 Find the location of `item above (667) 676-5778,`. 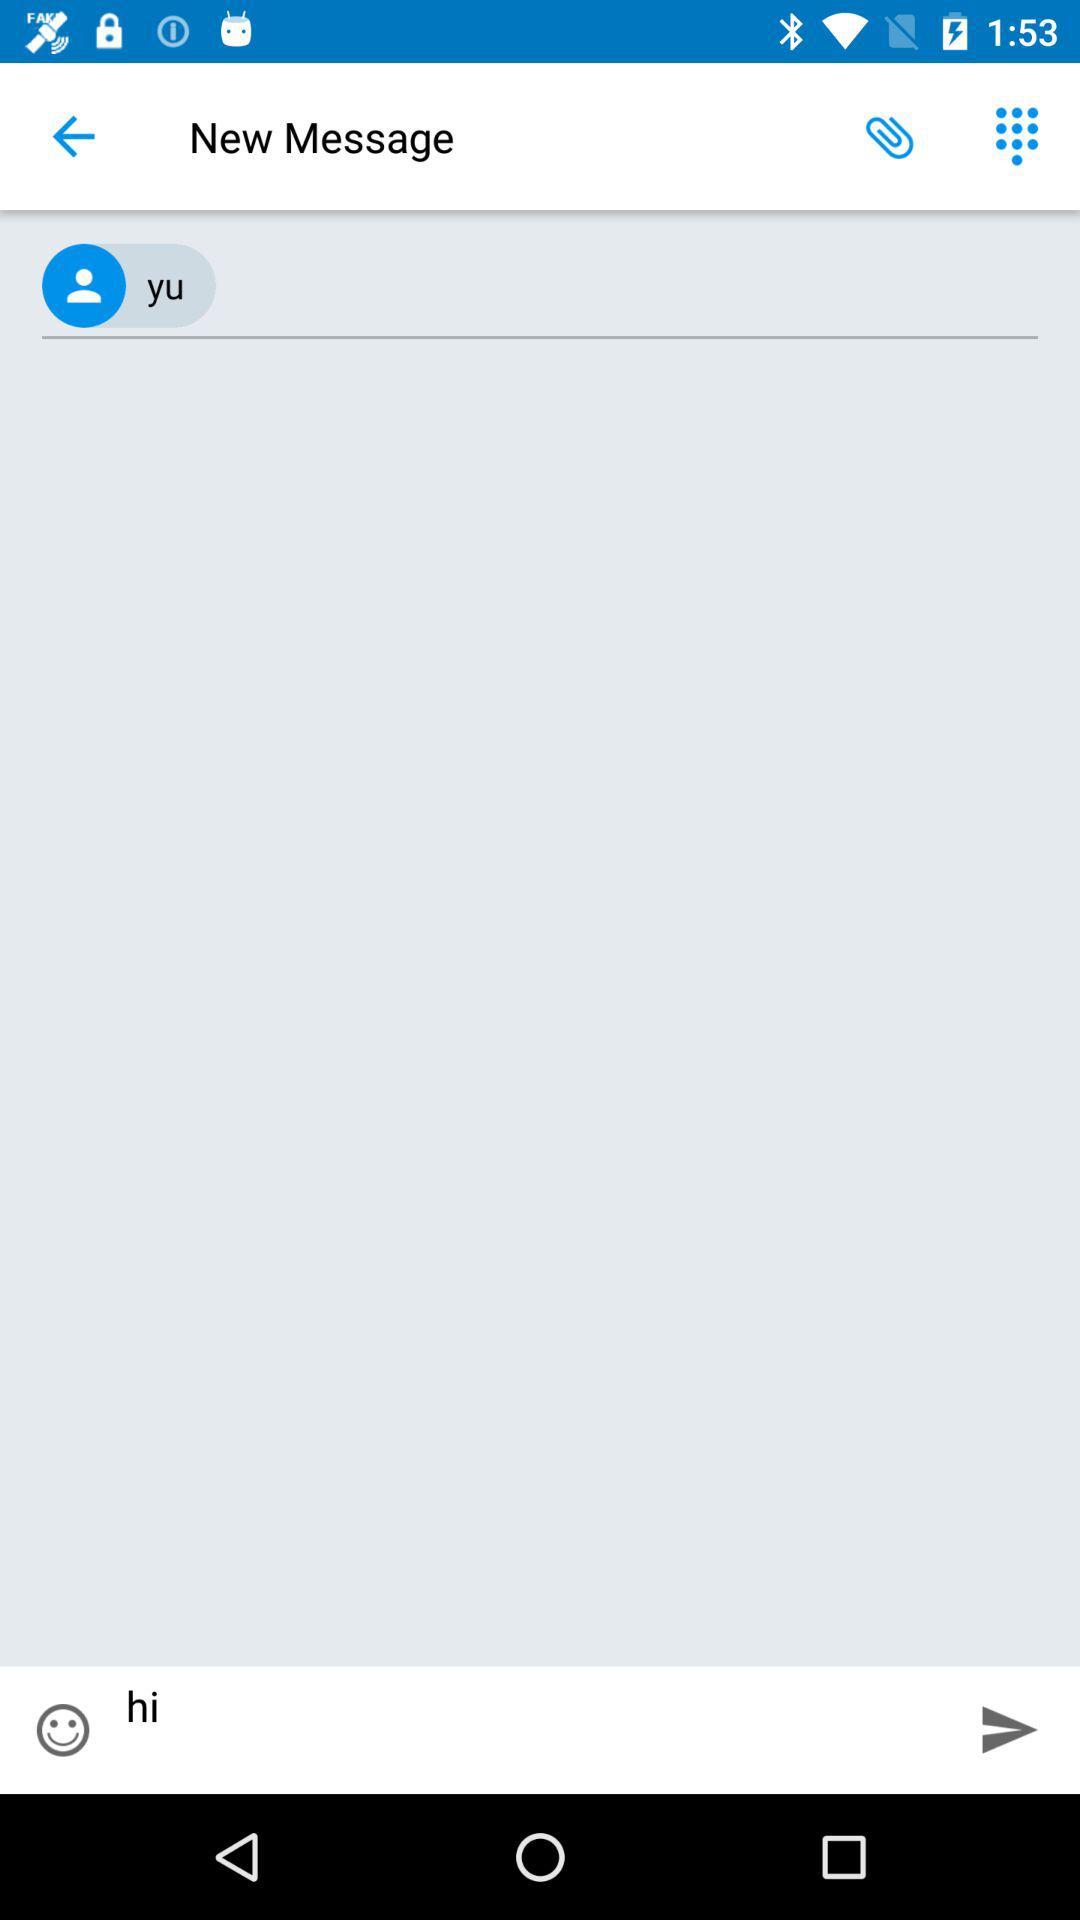

item above (667) 676-5778, is located at coordinates (72, 135).